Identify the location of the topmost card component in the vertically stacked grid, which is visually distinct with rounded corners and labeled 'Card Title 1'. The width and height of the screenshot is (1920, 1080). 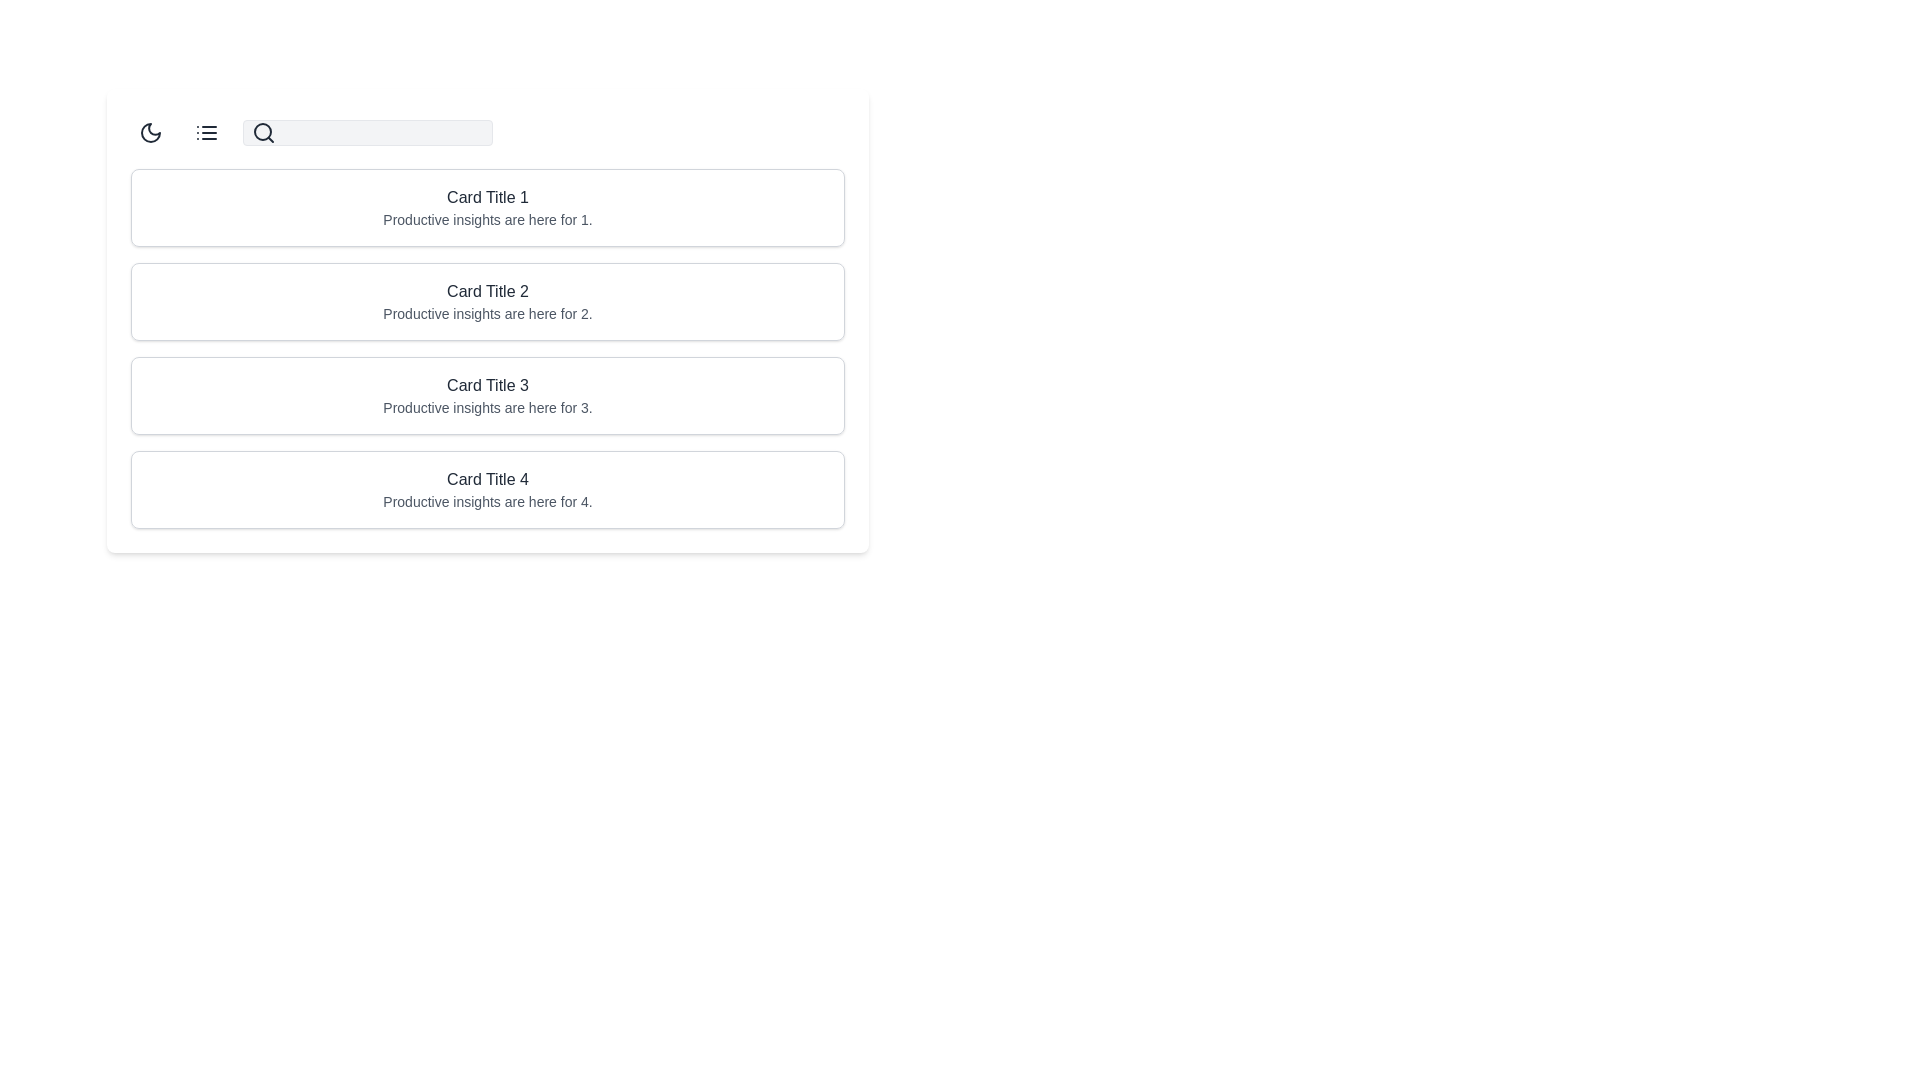
(488, 208).